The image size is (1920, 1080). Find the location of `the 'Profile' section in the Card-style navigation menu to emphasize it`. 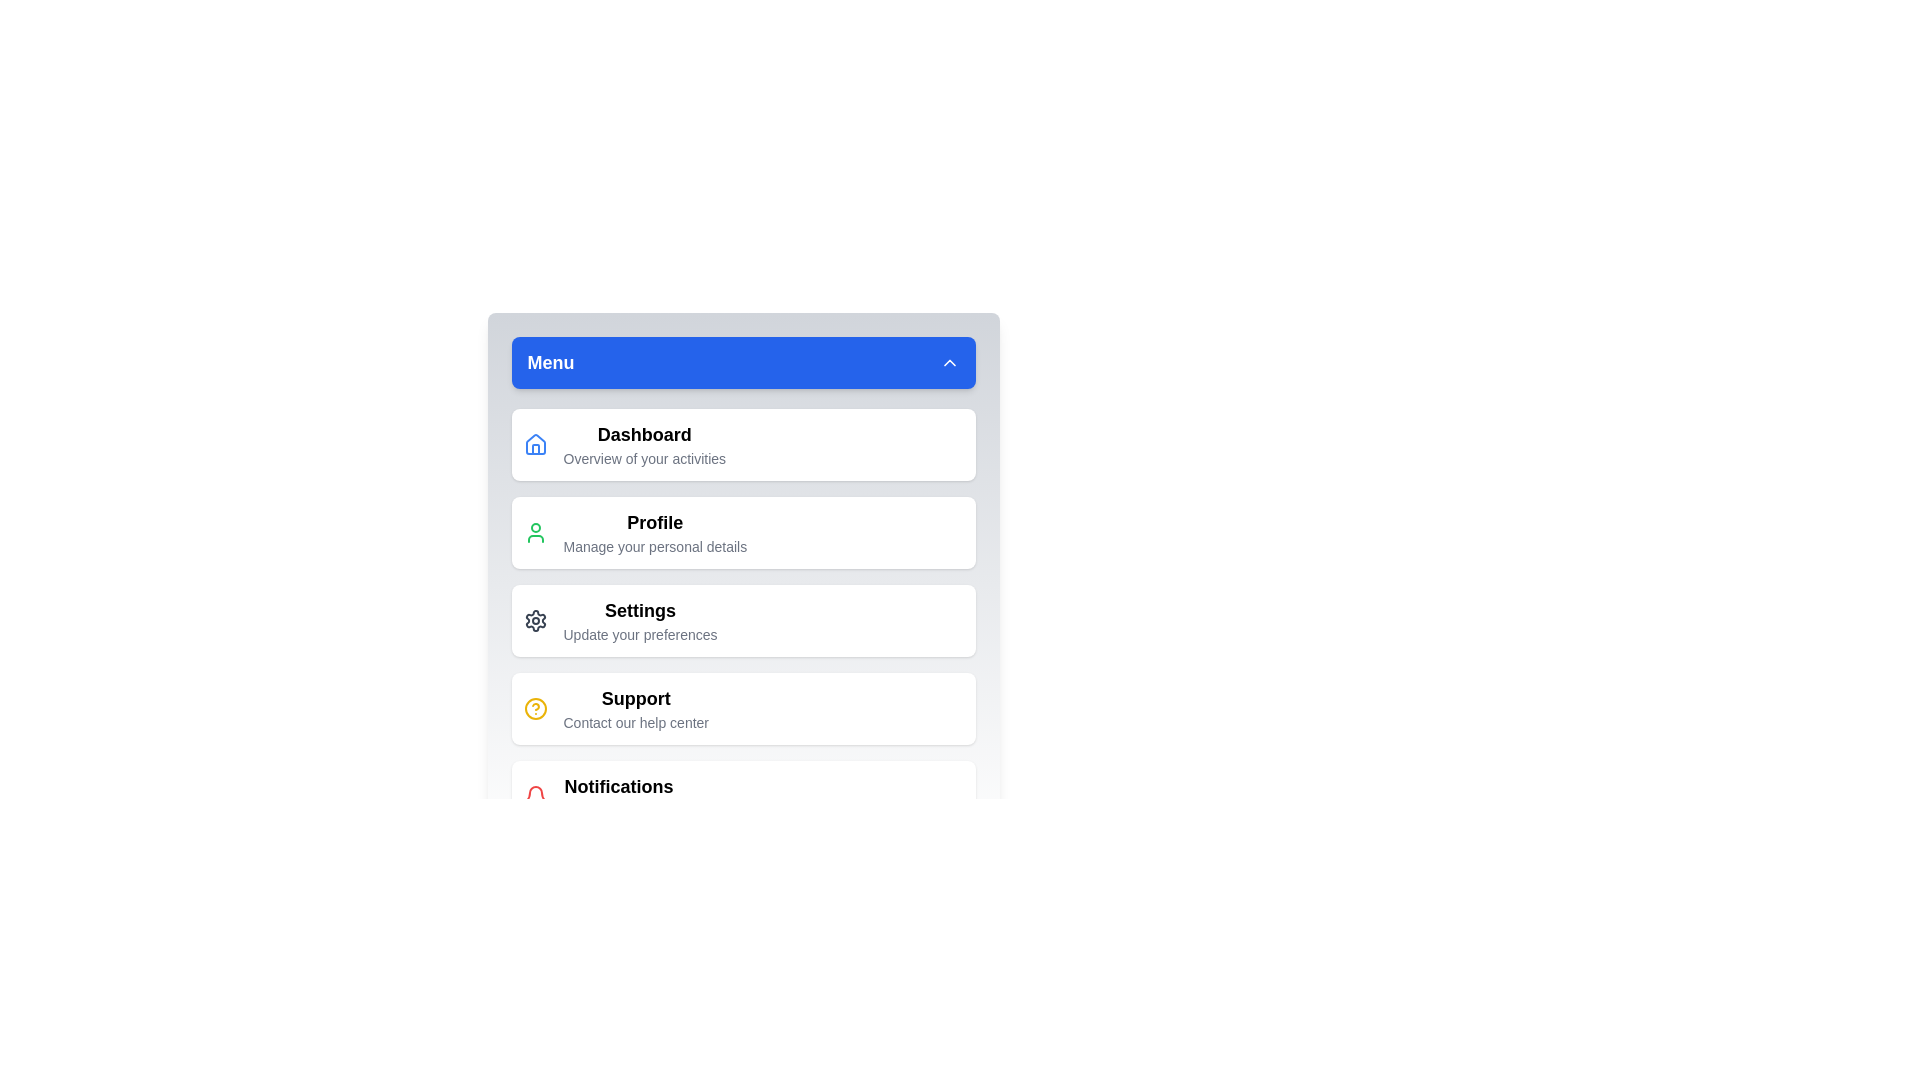

the 'Profile' section in the Card-style navigation menu to emphasize it is located at coordinates (742, 531).